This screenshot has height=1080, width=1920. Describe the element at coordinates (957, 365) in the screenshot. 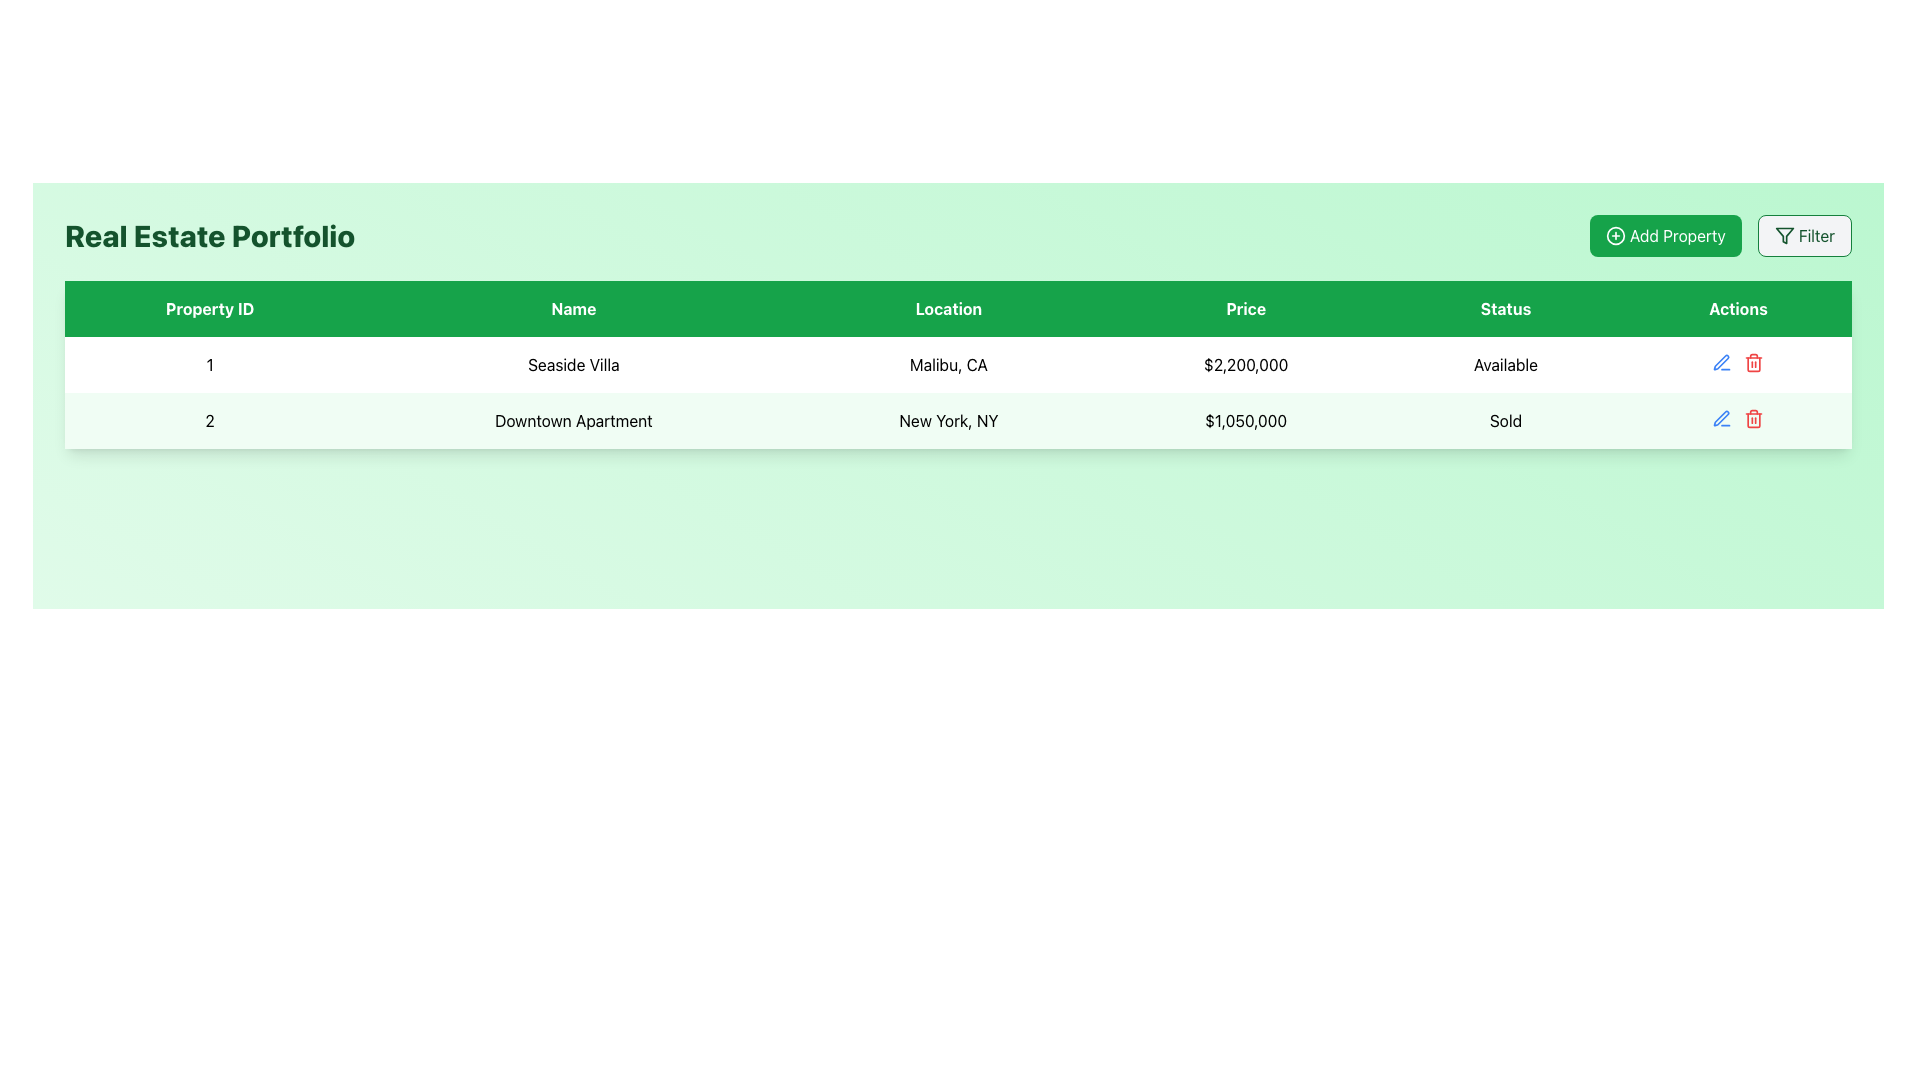

I see `the first row` at that location.